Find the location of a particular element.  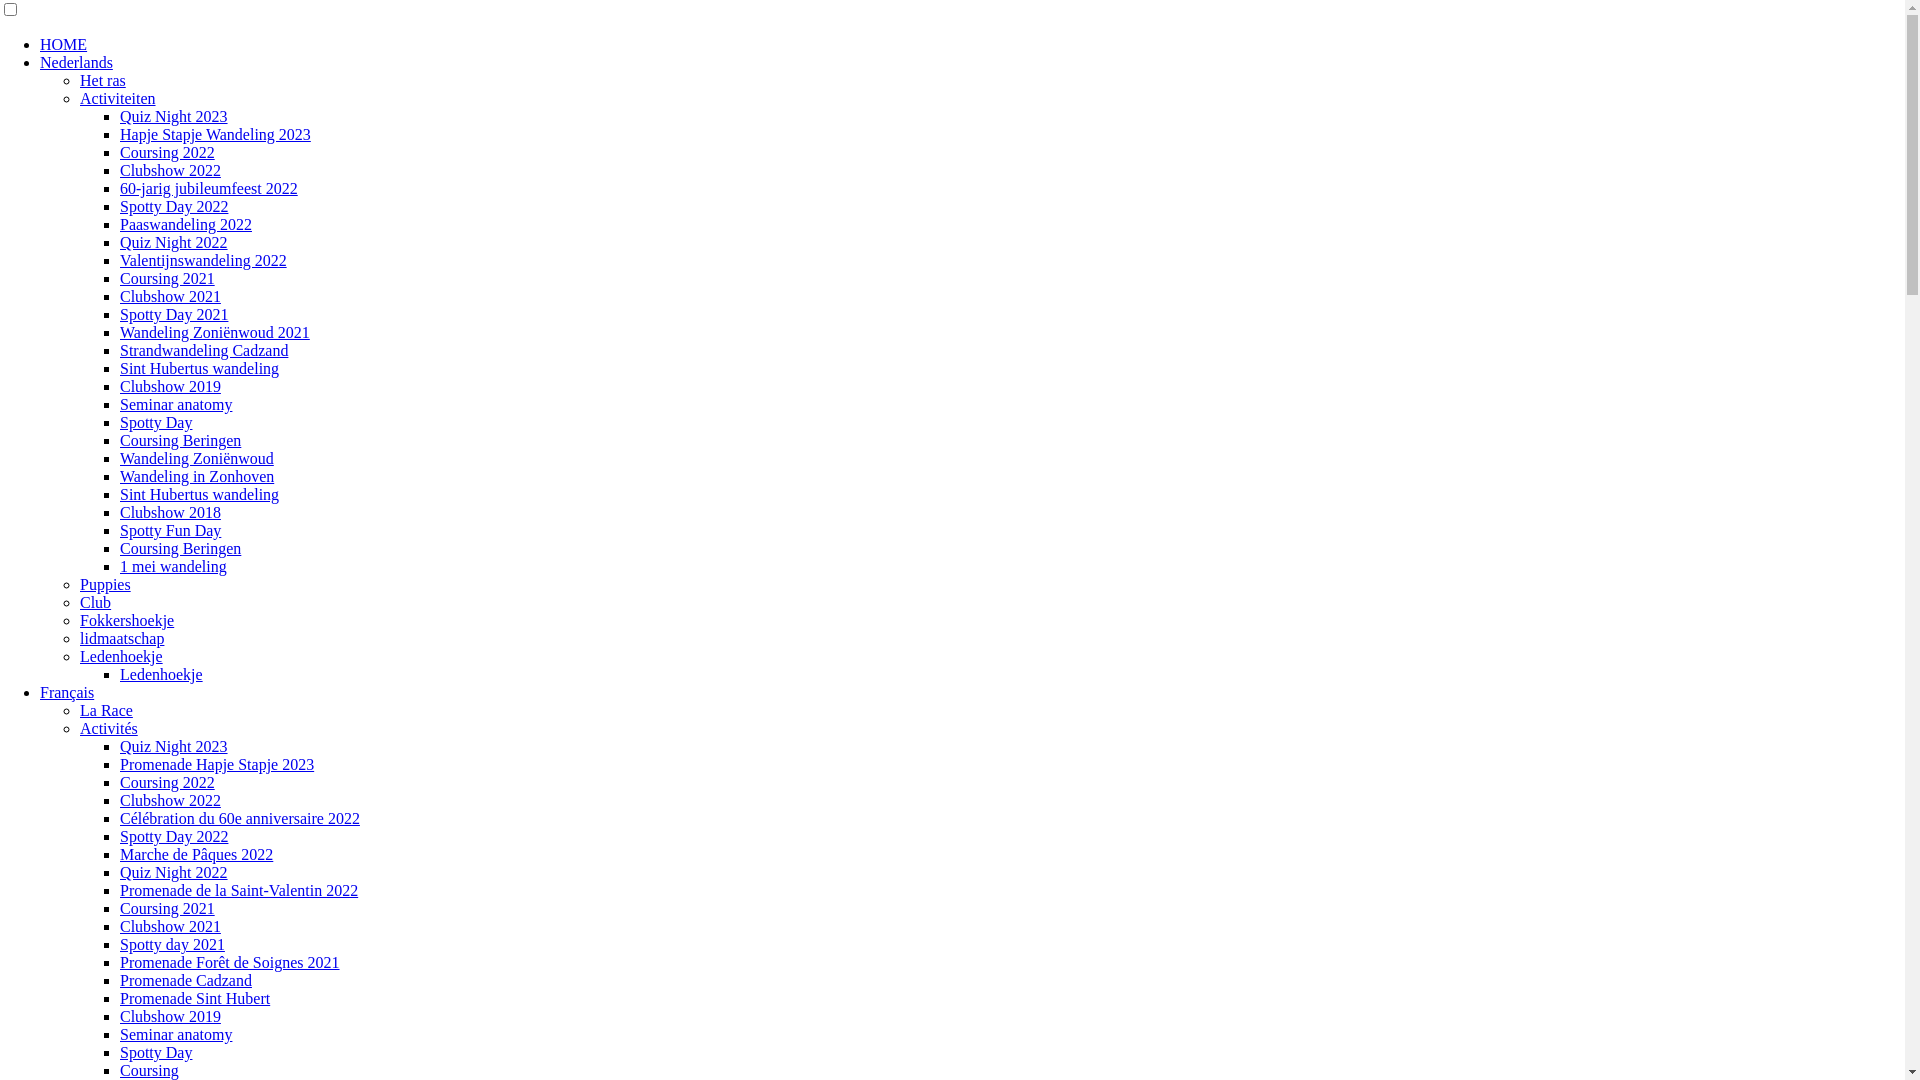

'La Race' is located at coordinates (105, 709).